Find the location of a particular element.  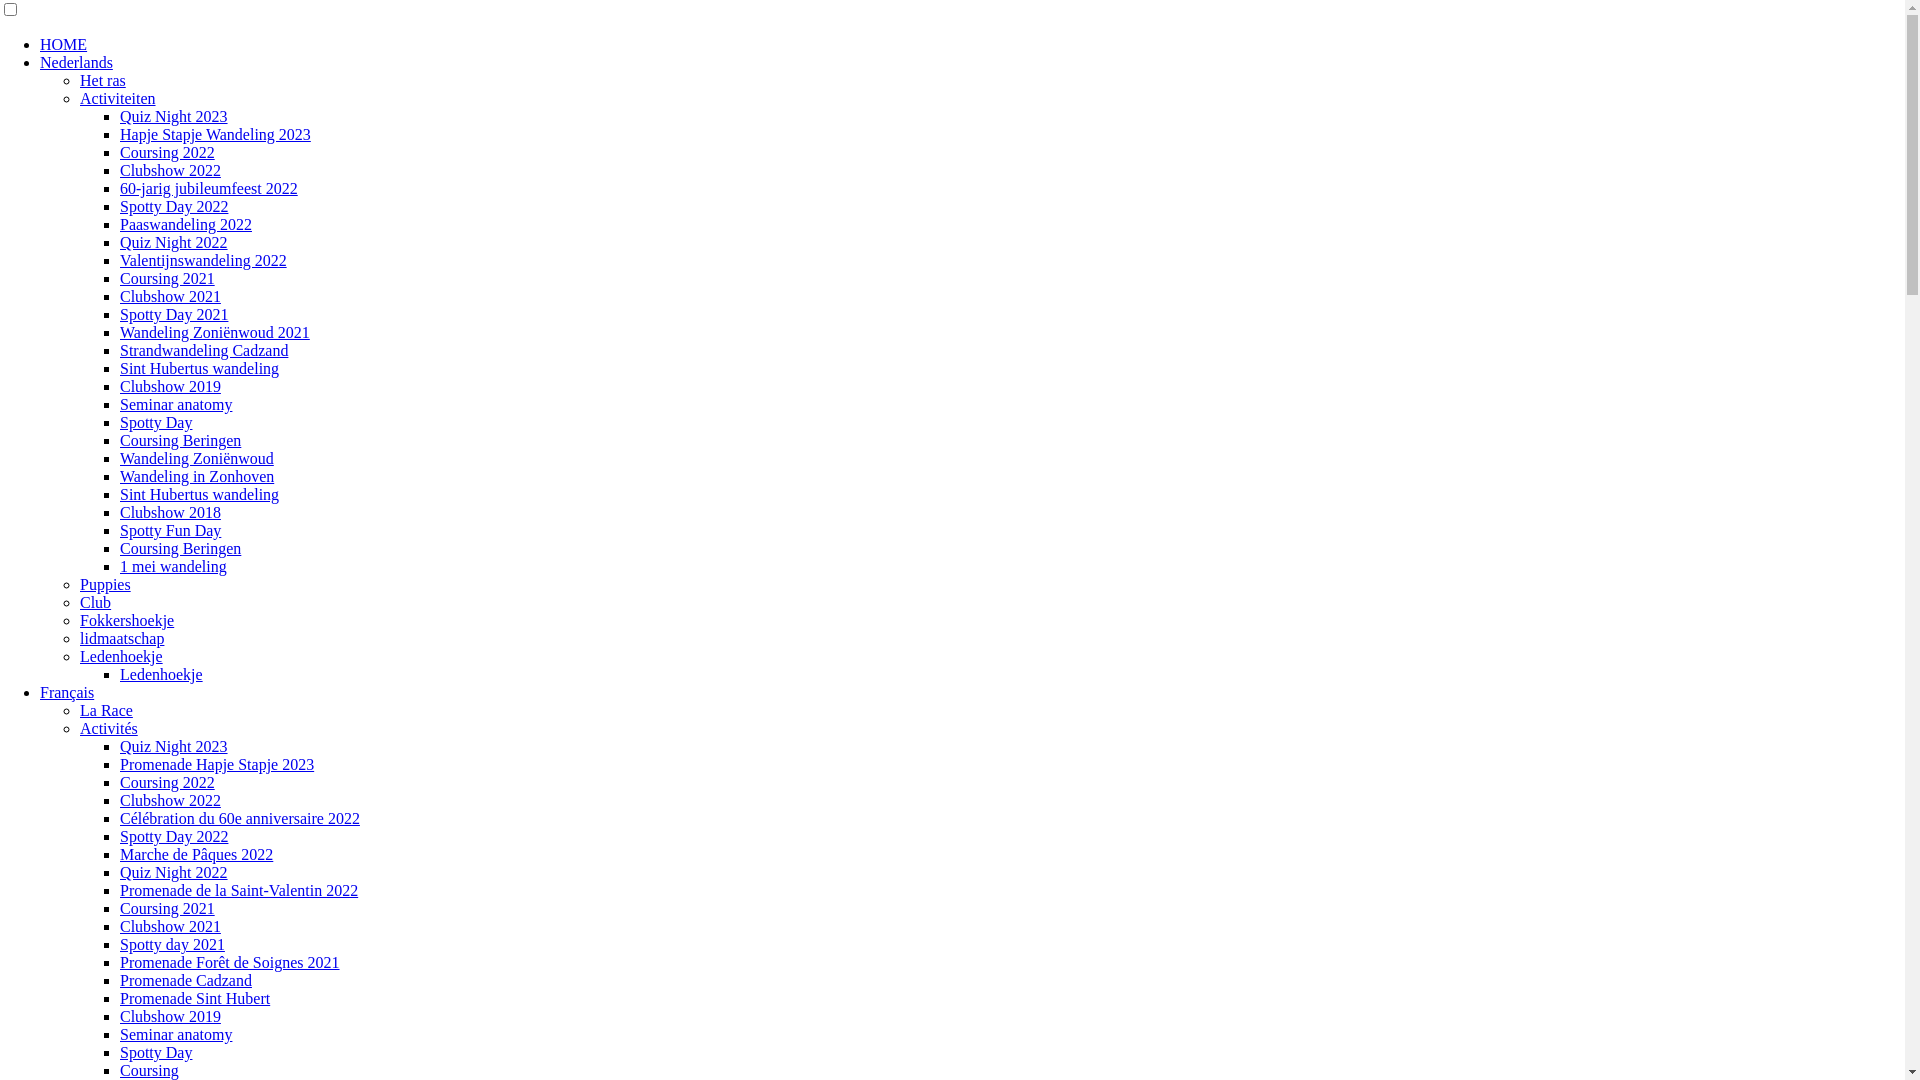

'La Race' is located at coordinates (105, 709).